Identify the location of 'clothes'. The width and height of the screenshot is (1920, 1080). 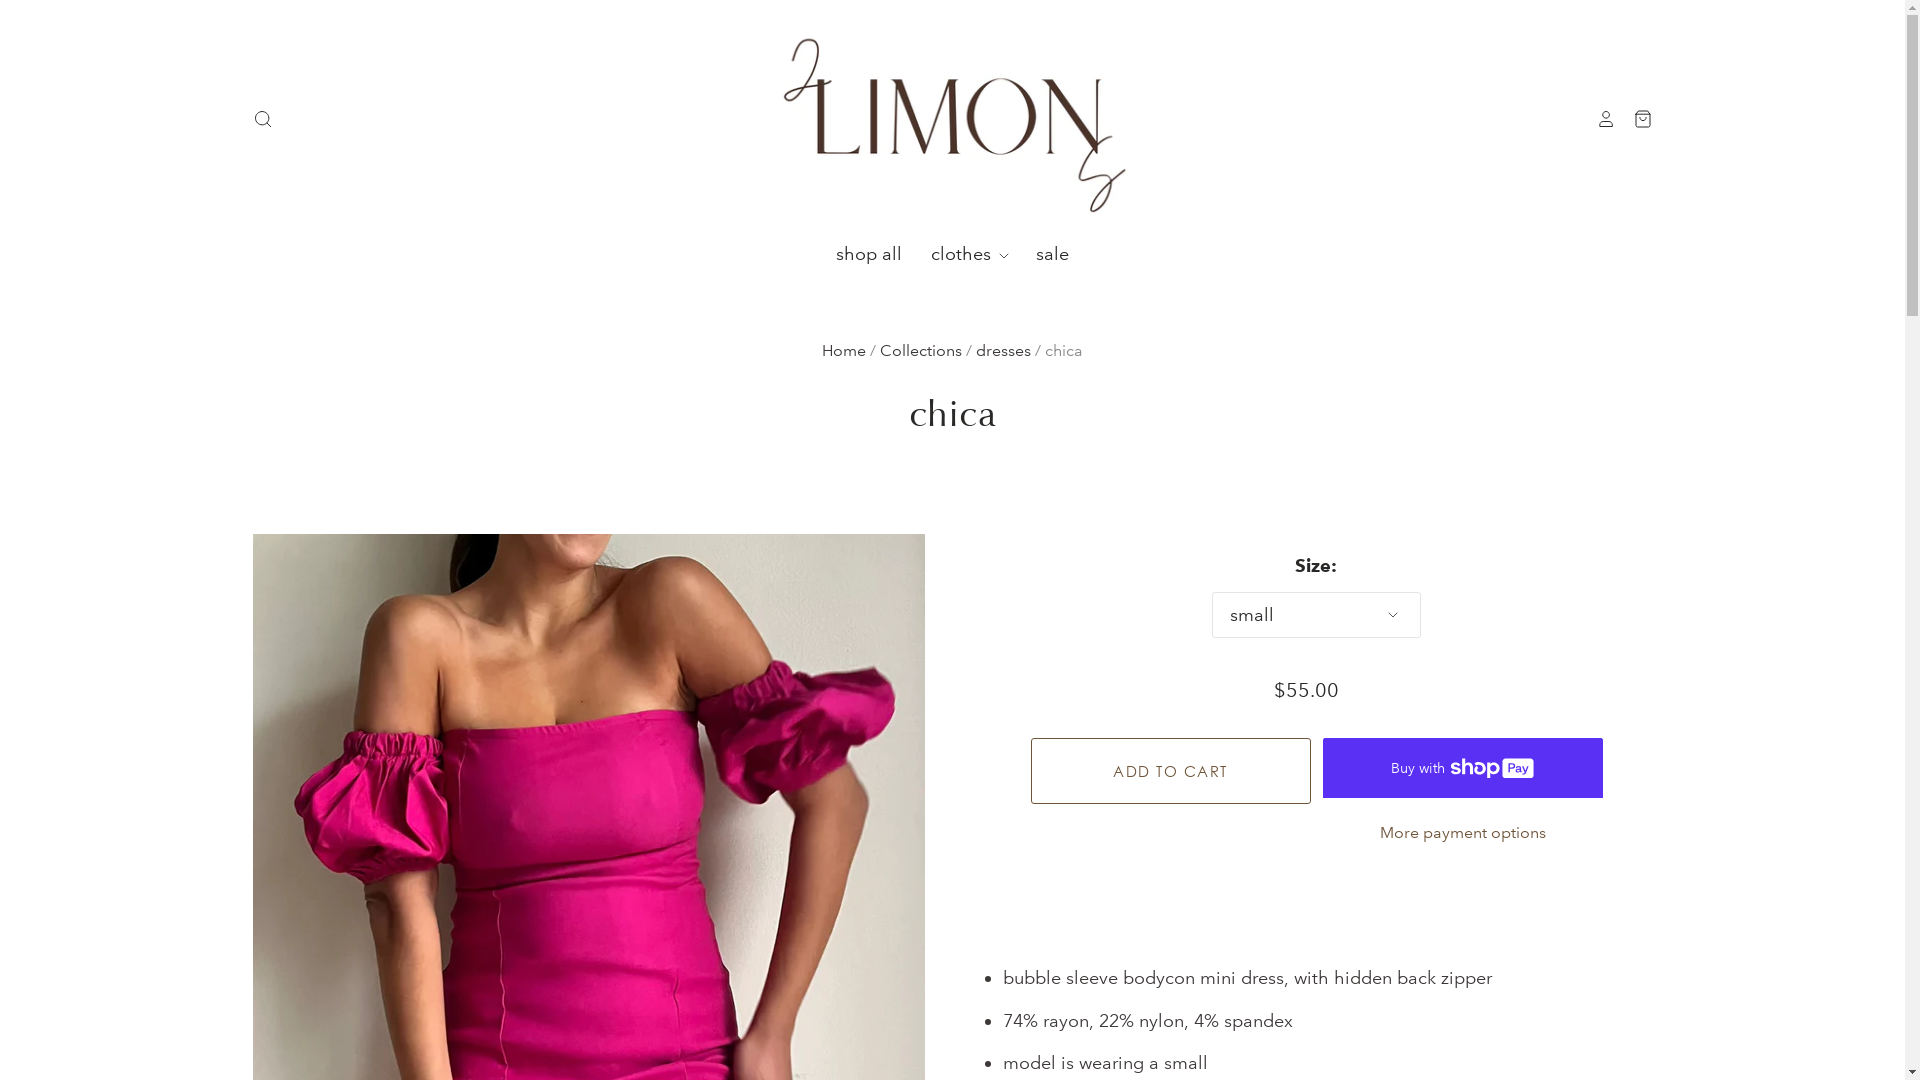
(957, 253).